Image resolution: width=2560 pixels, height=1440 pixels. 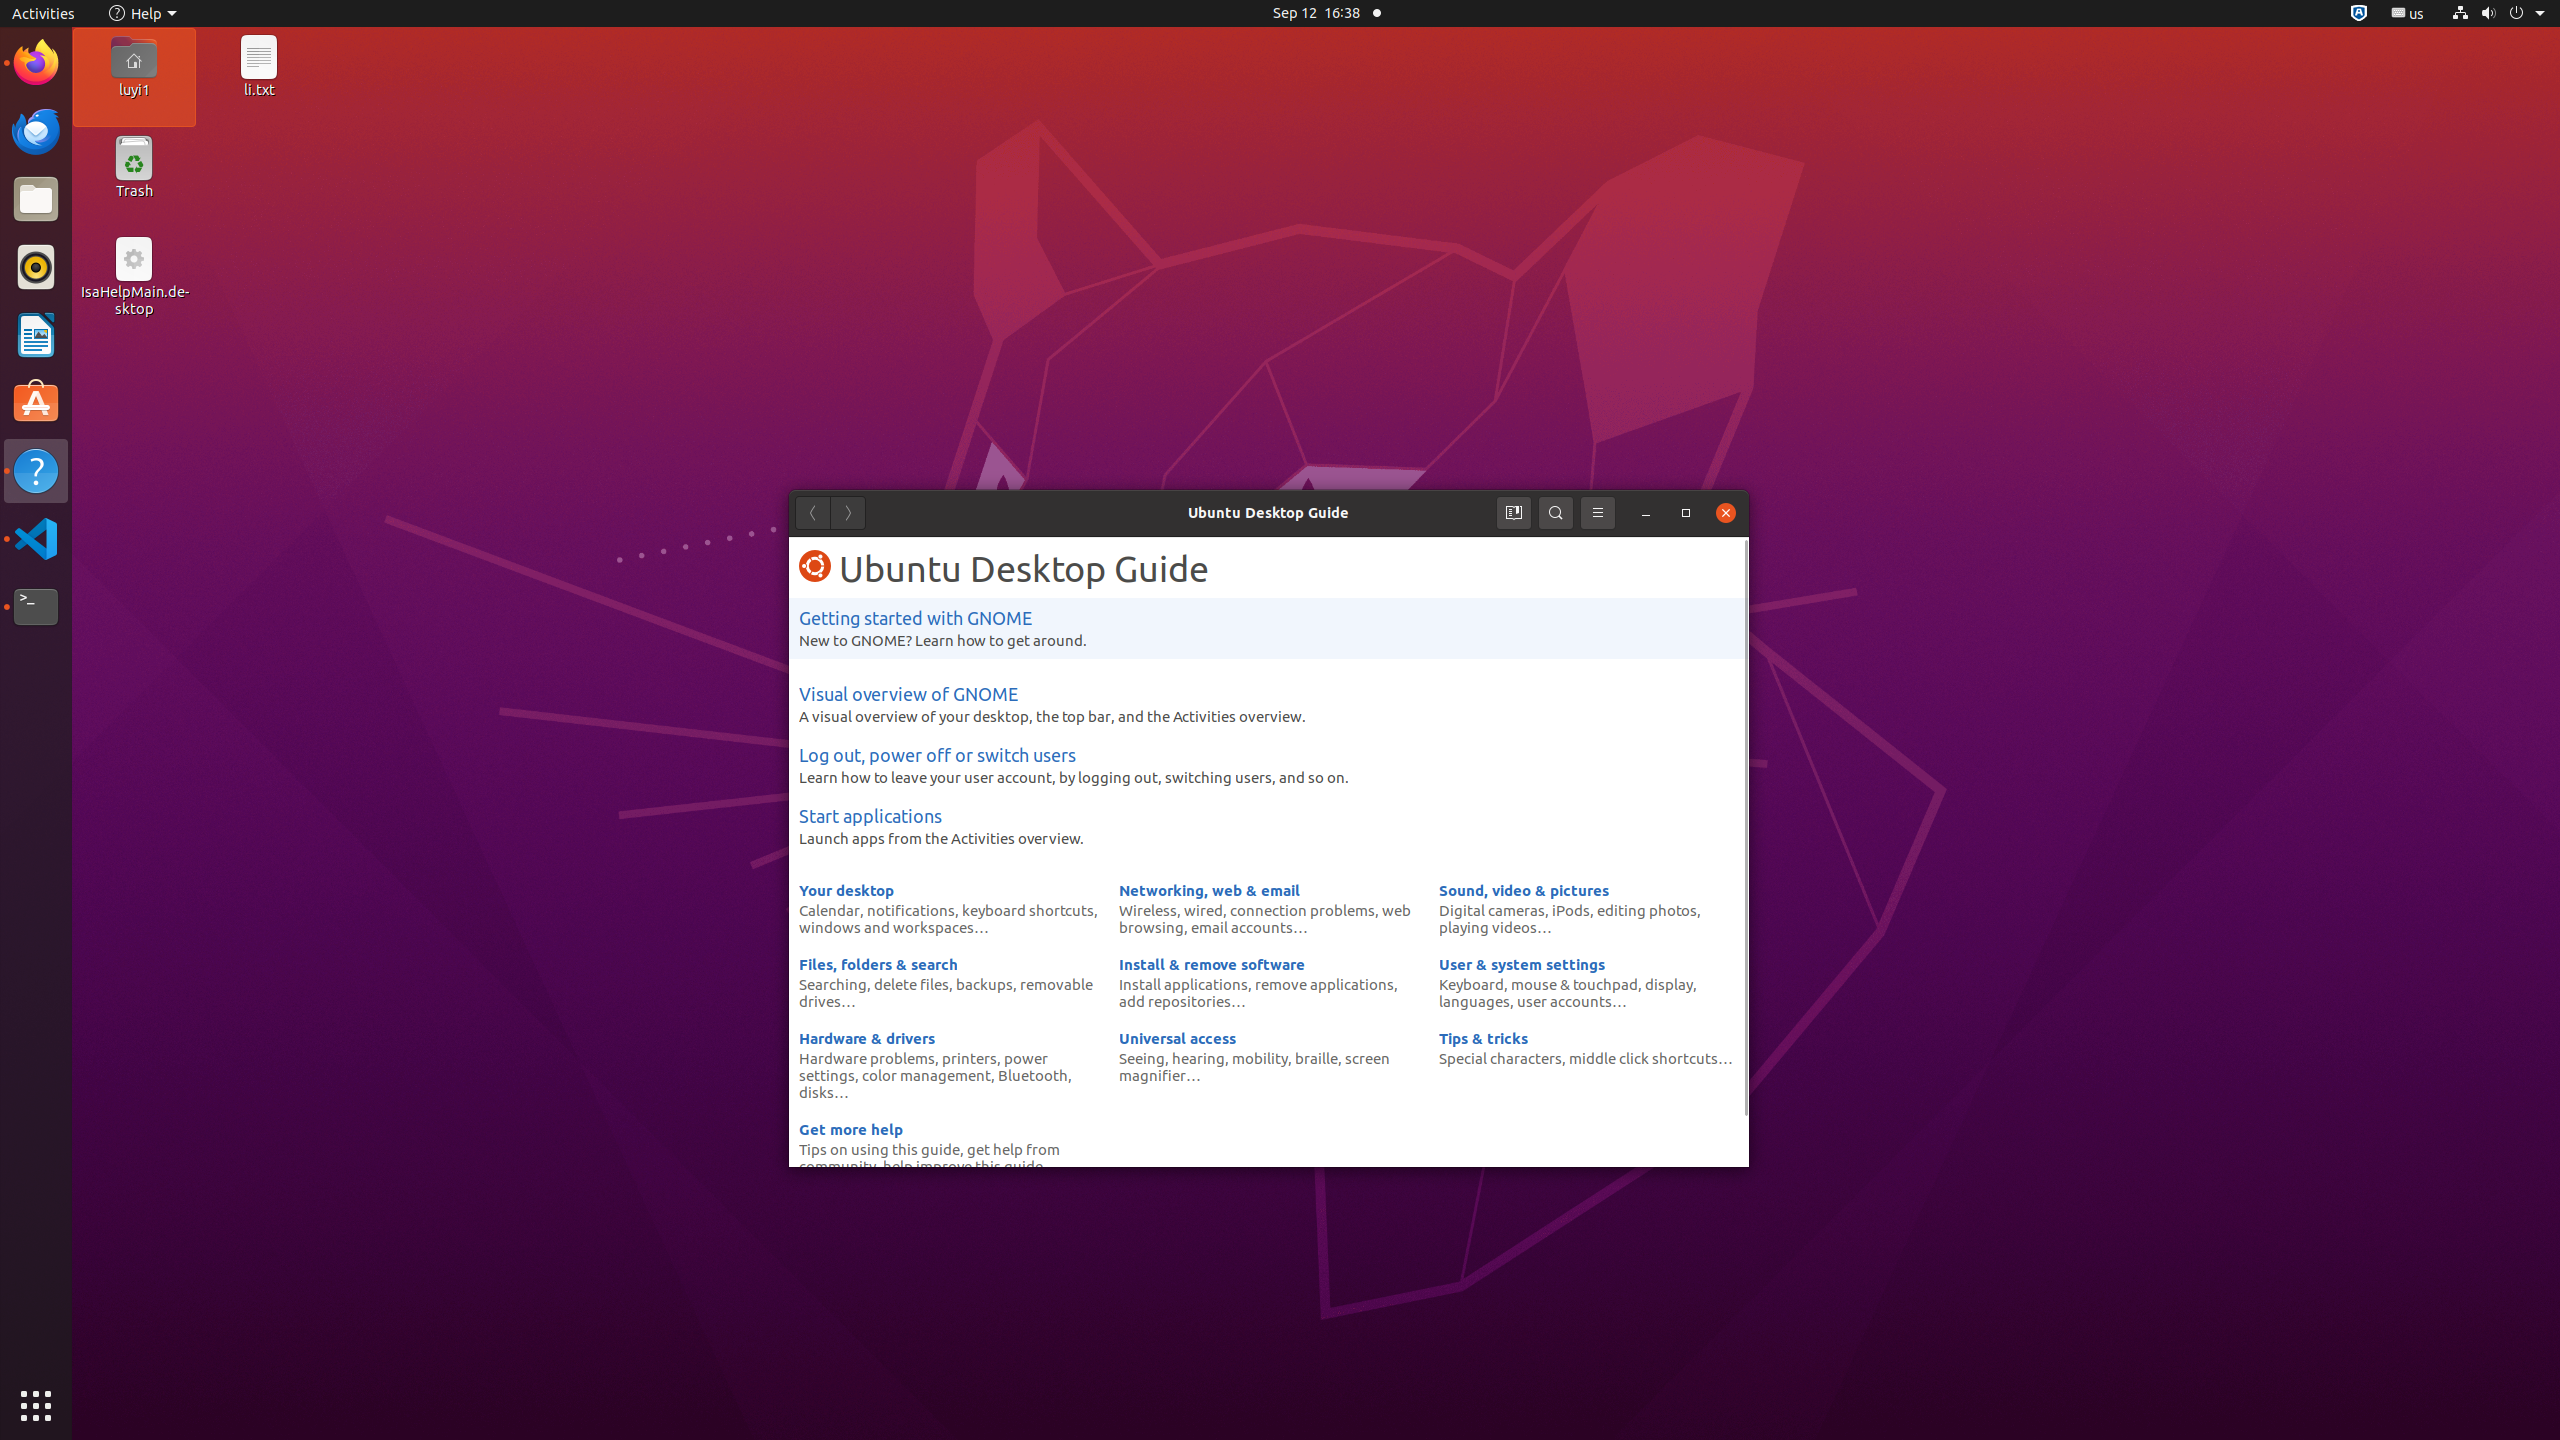 What do you see at coordinates (1027, 908) in the screenshot?
I see `'keyboard shortcuts'` at bounding box center [1027, 908].